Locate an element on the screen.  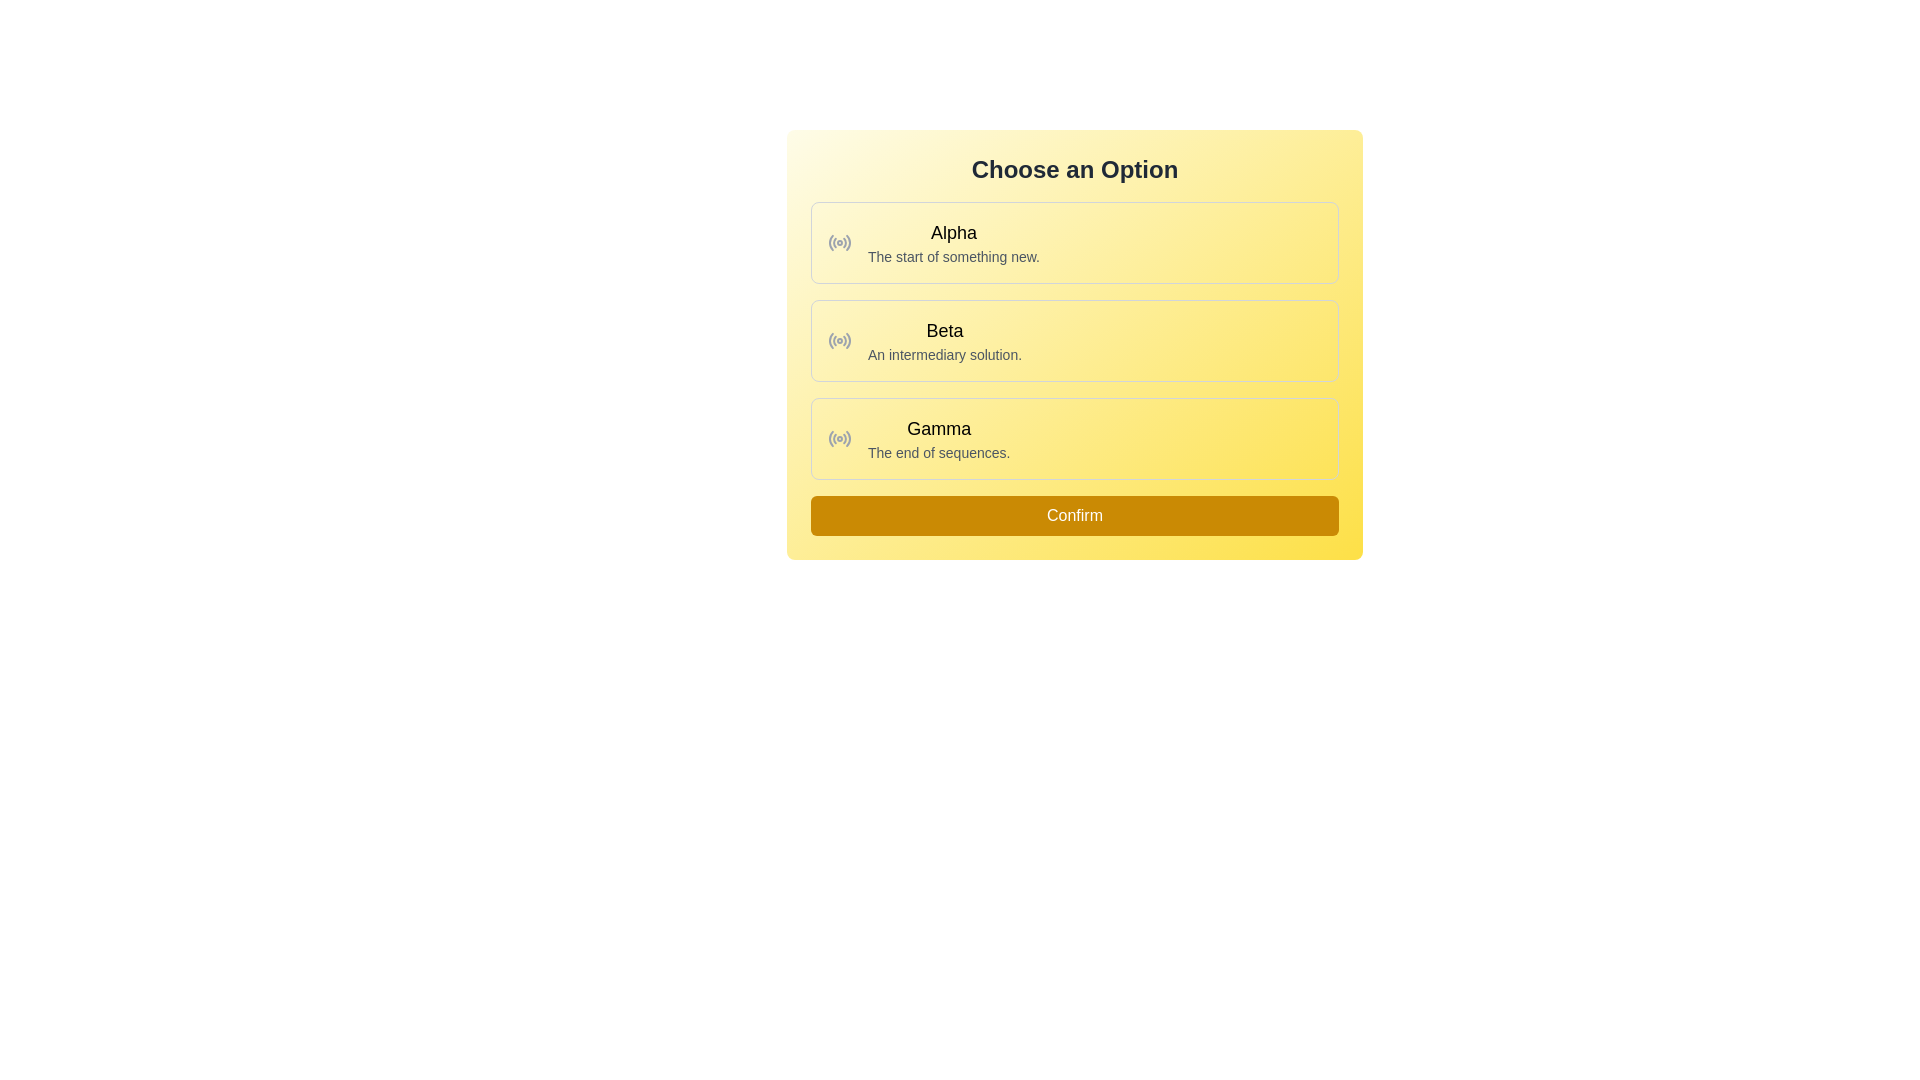
the text label that identifies the first option in a list of selectable choices for focus is located at coordinates (953, 231).